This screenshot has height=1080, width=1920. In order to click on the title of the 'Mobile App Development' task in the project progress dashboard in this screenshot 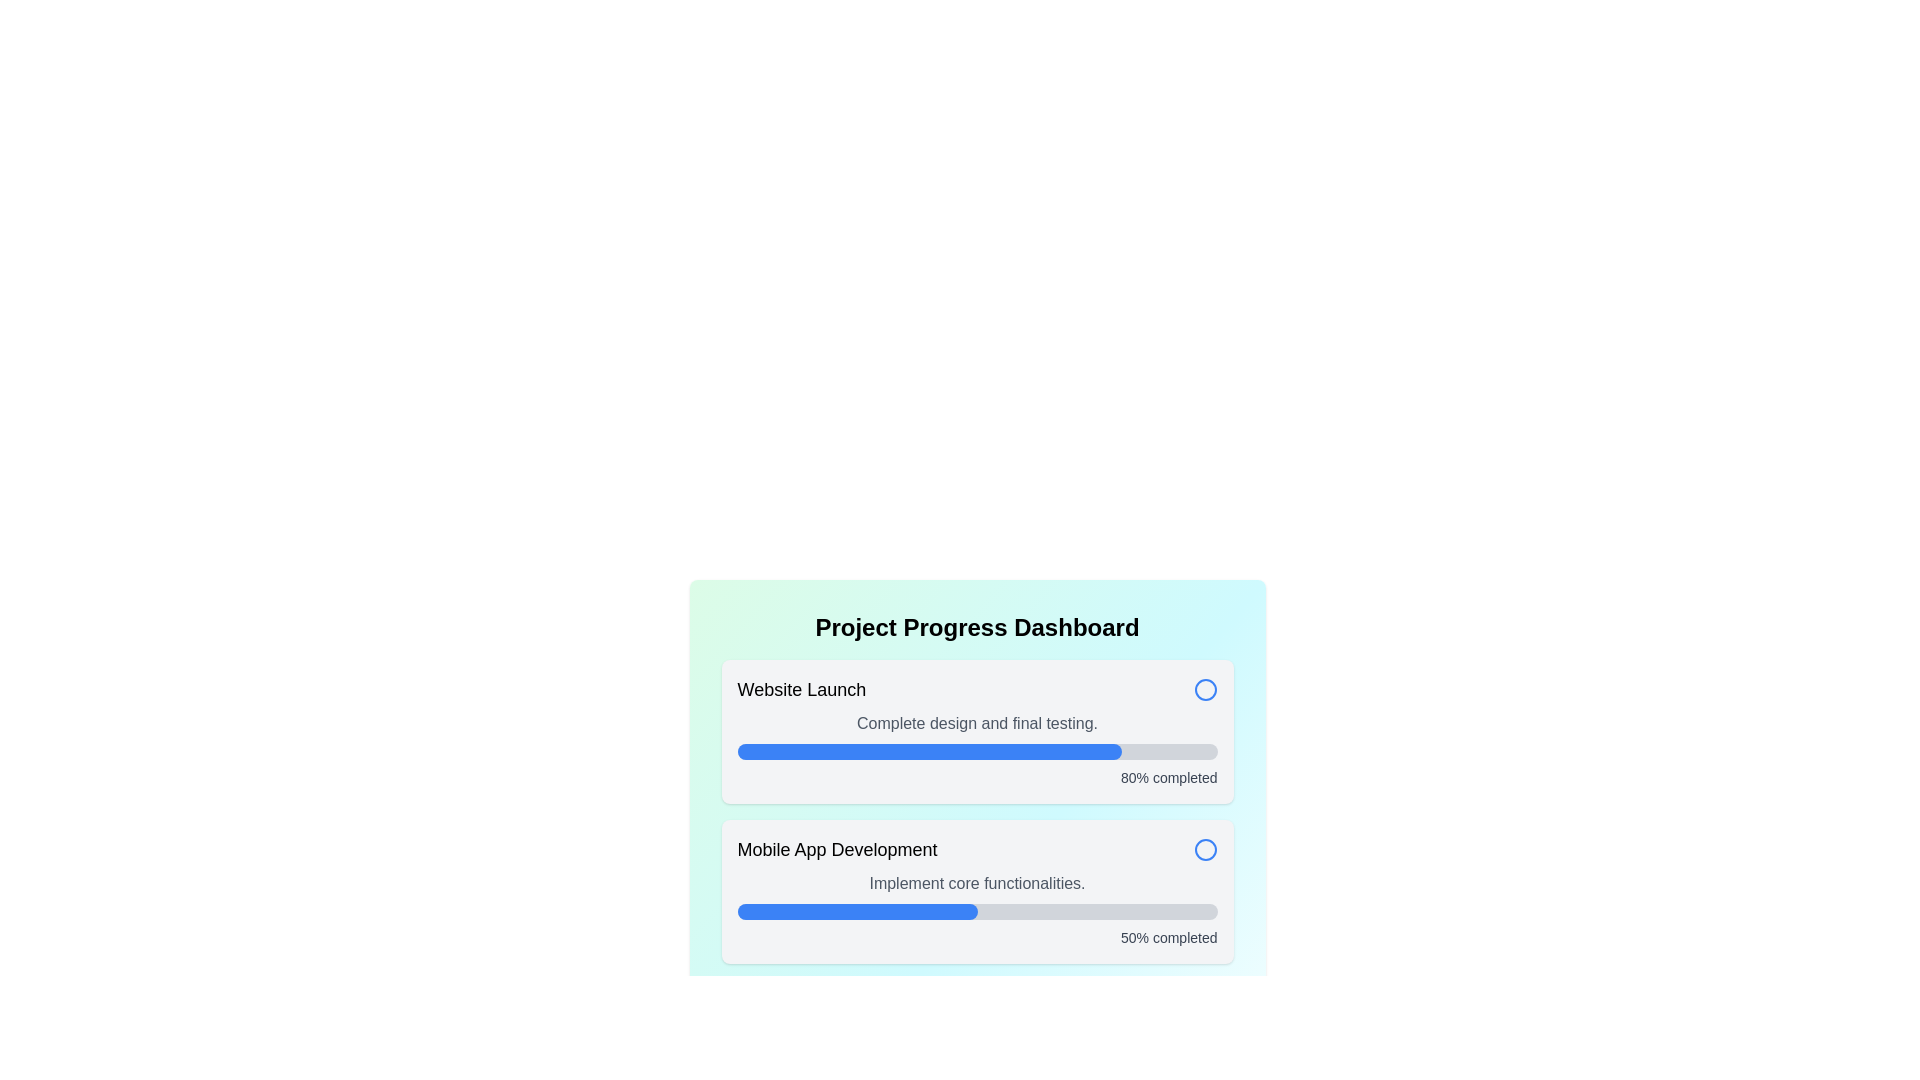, I will do `click(977, 849)`.